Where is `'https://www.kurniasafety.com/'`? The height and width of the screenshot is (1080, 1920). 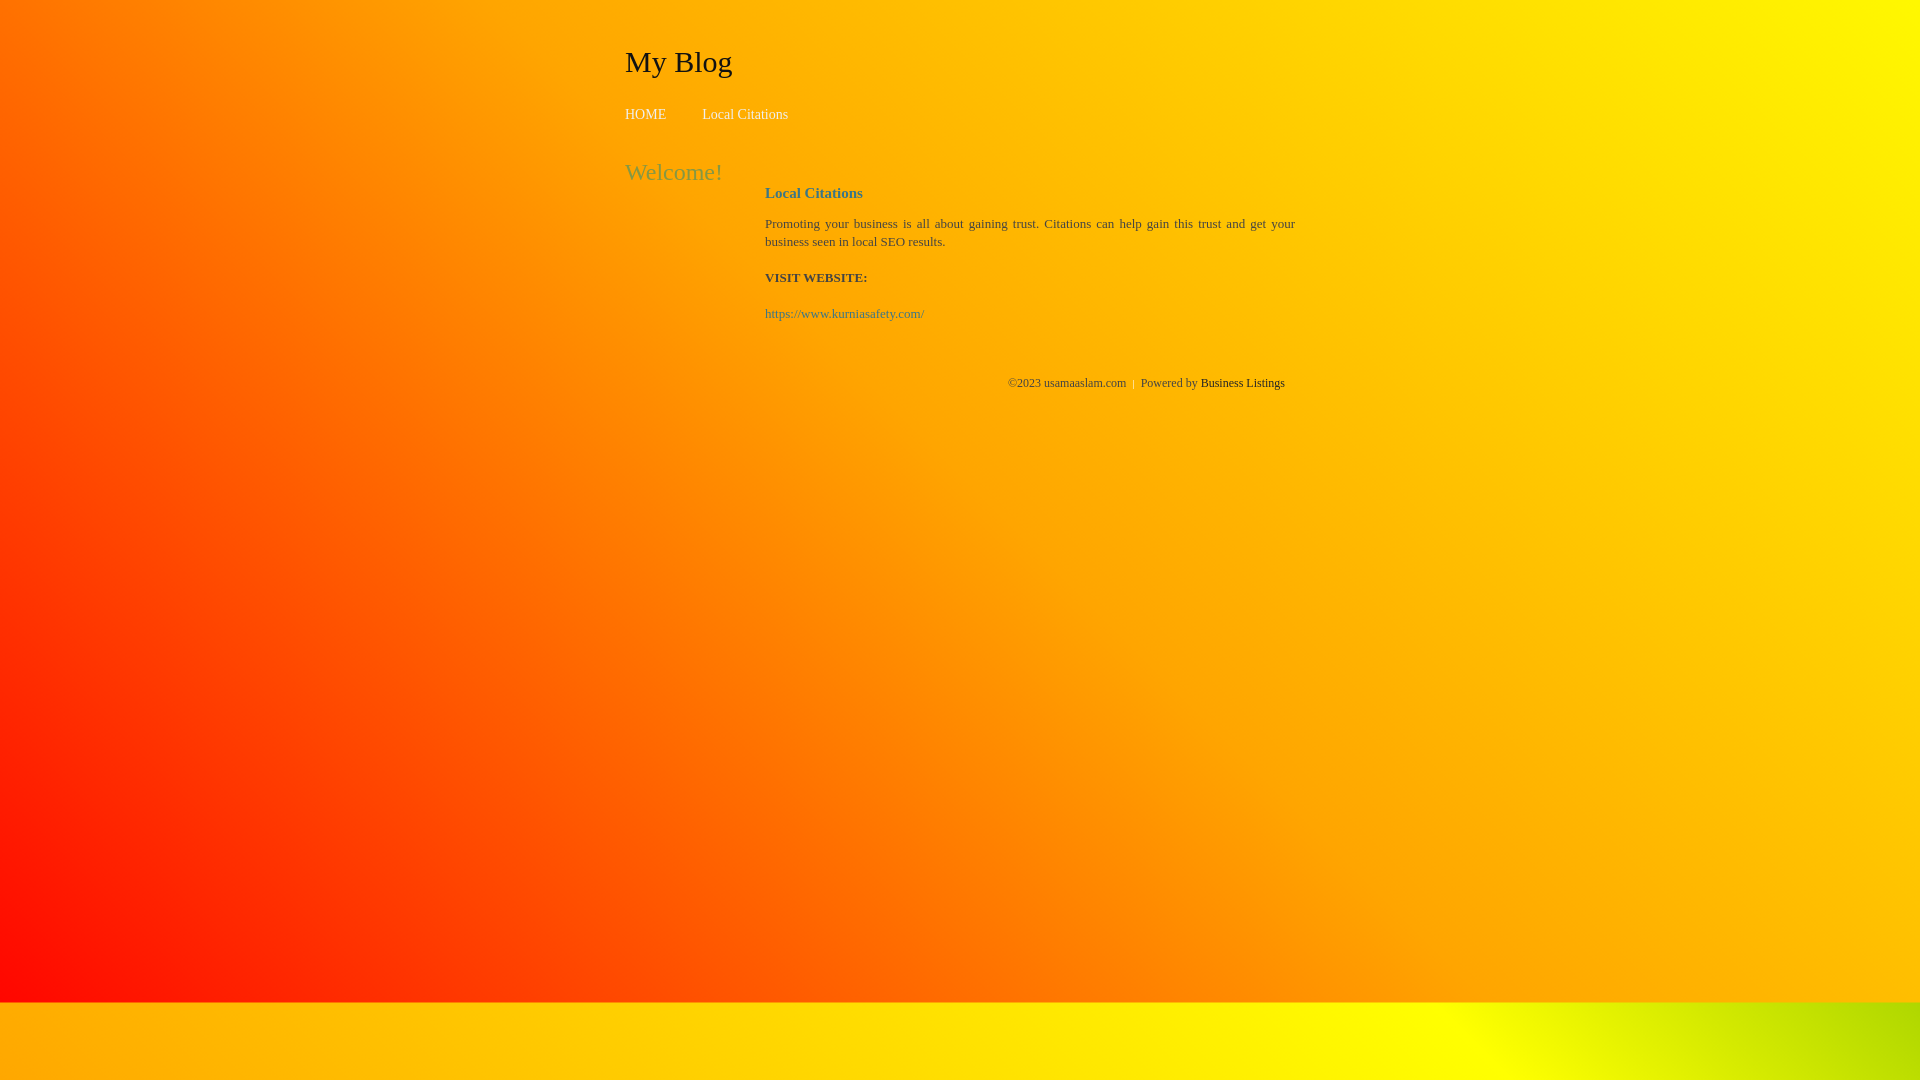
'https://www.kurniasafety.com/' is located at coordinates (763, 313).